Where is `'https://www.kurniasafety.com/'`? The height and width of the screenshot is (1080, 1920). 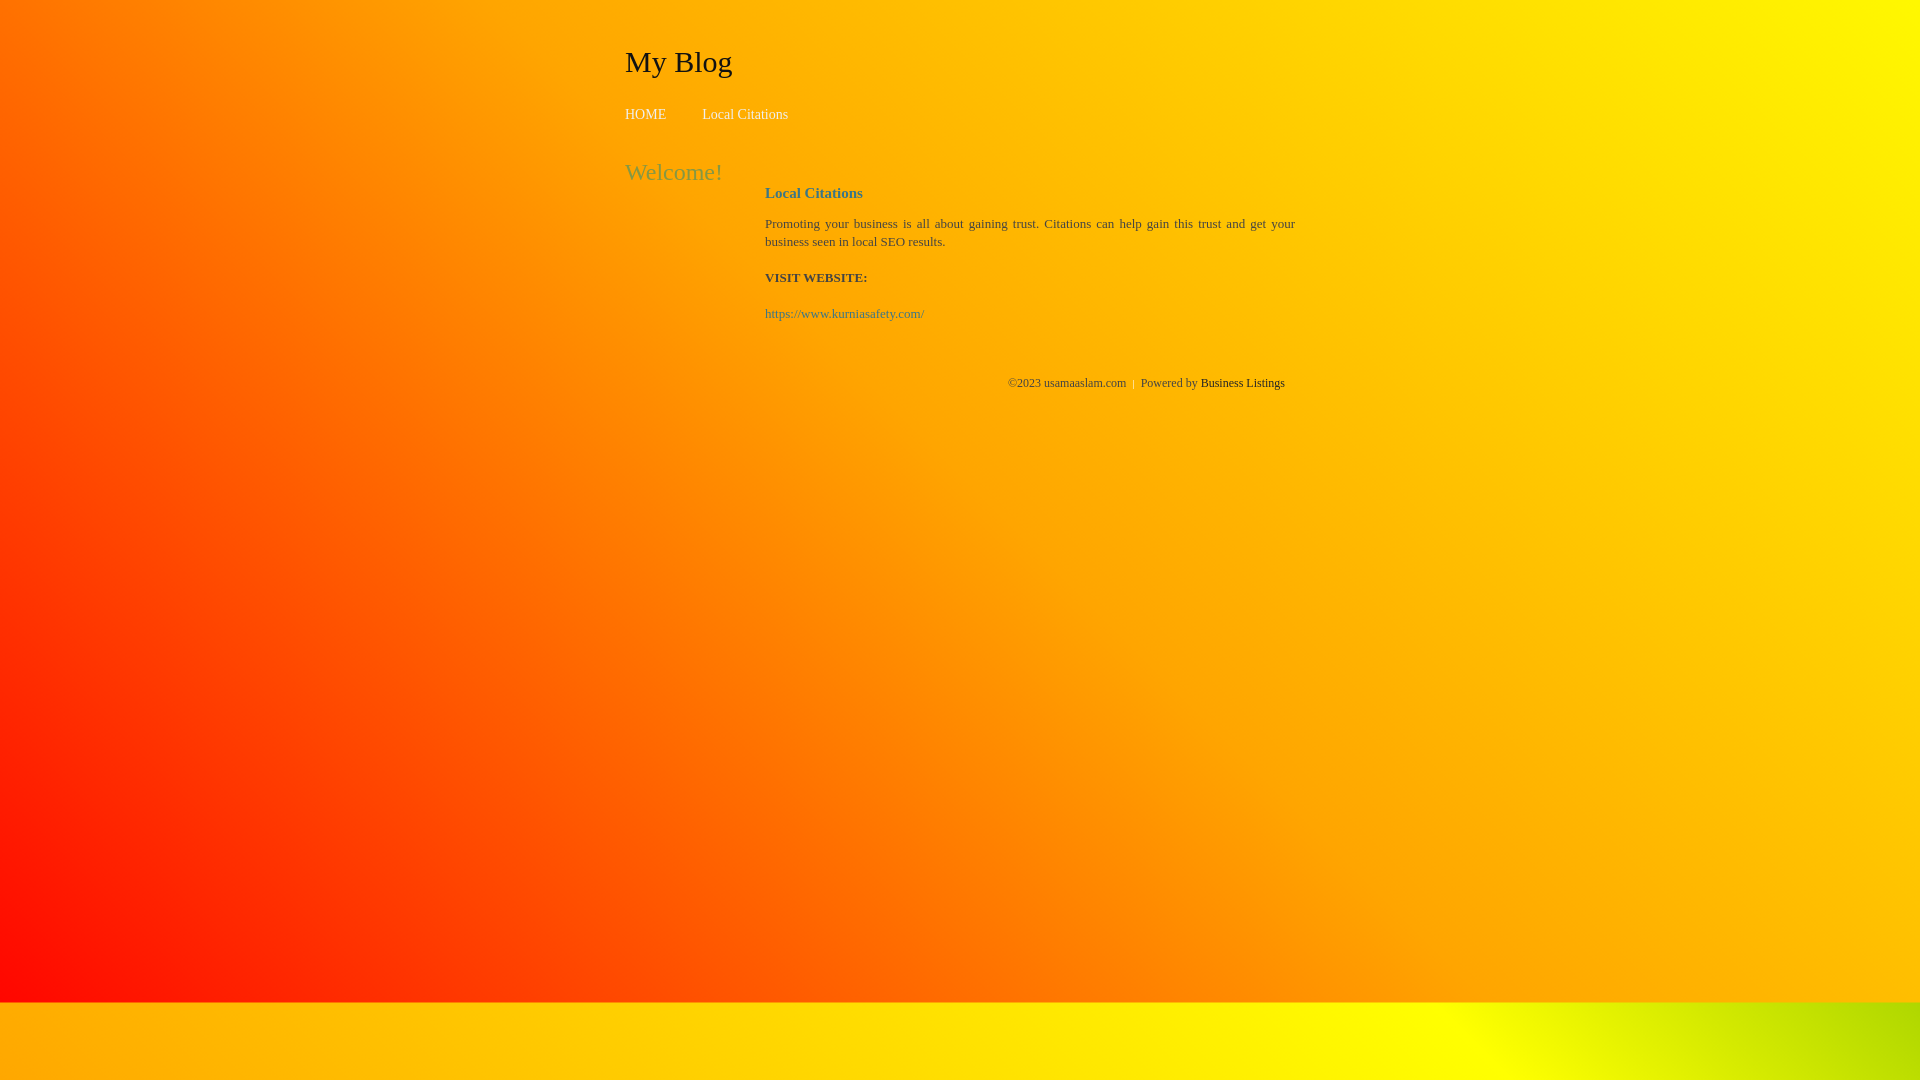
'https://www.kurniasafety.com/' is located at coordinates (763, 313).